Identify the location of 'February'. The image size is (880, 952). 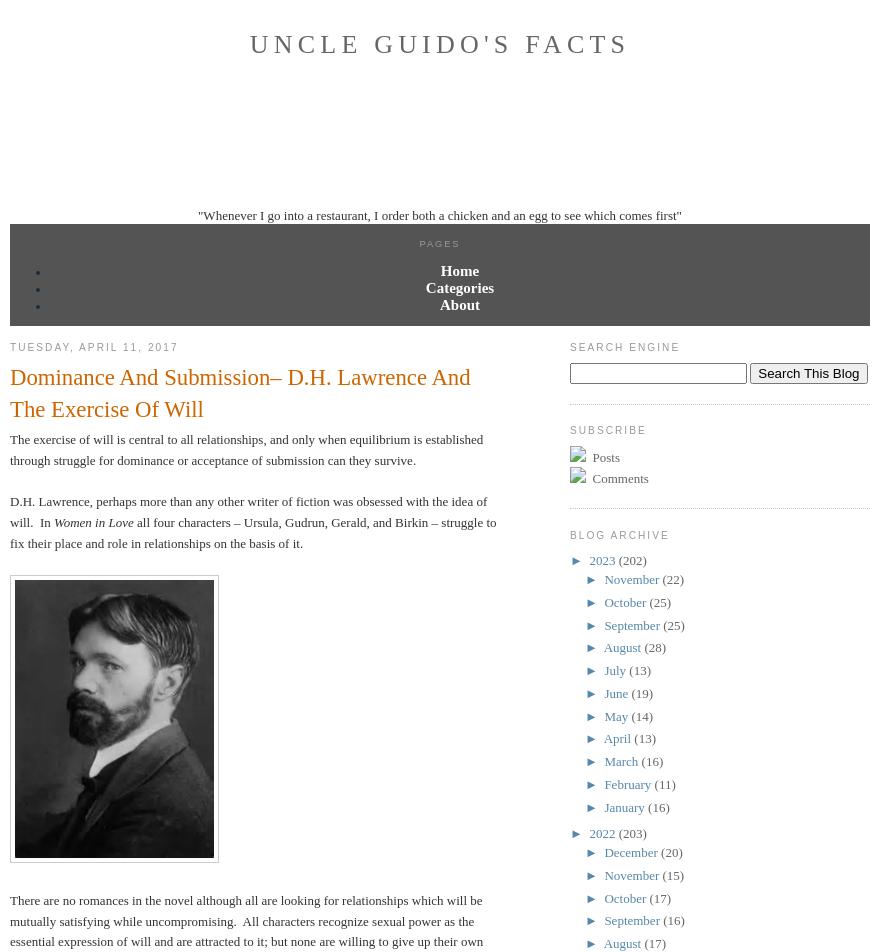
(629, 783).